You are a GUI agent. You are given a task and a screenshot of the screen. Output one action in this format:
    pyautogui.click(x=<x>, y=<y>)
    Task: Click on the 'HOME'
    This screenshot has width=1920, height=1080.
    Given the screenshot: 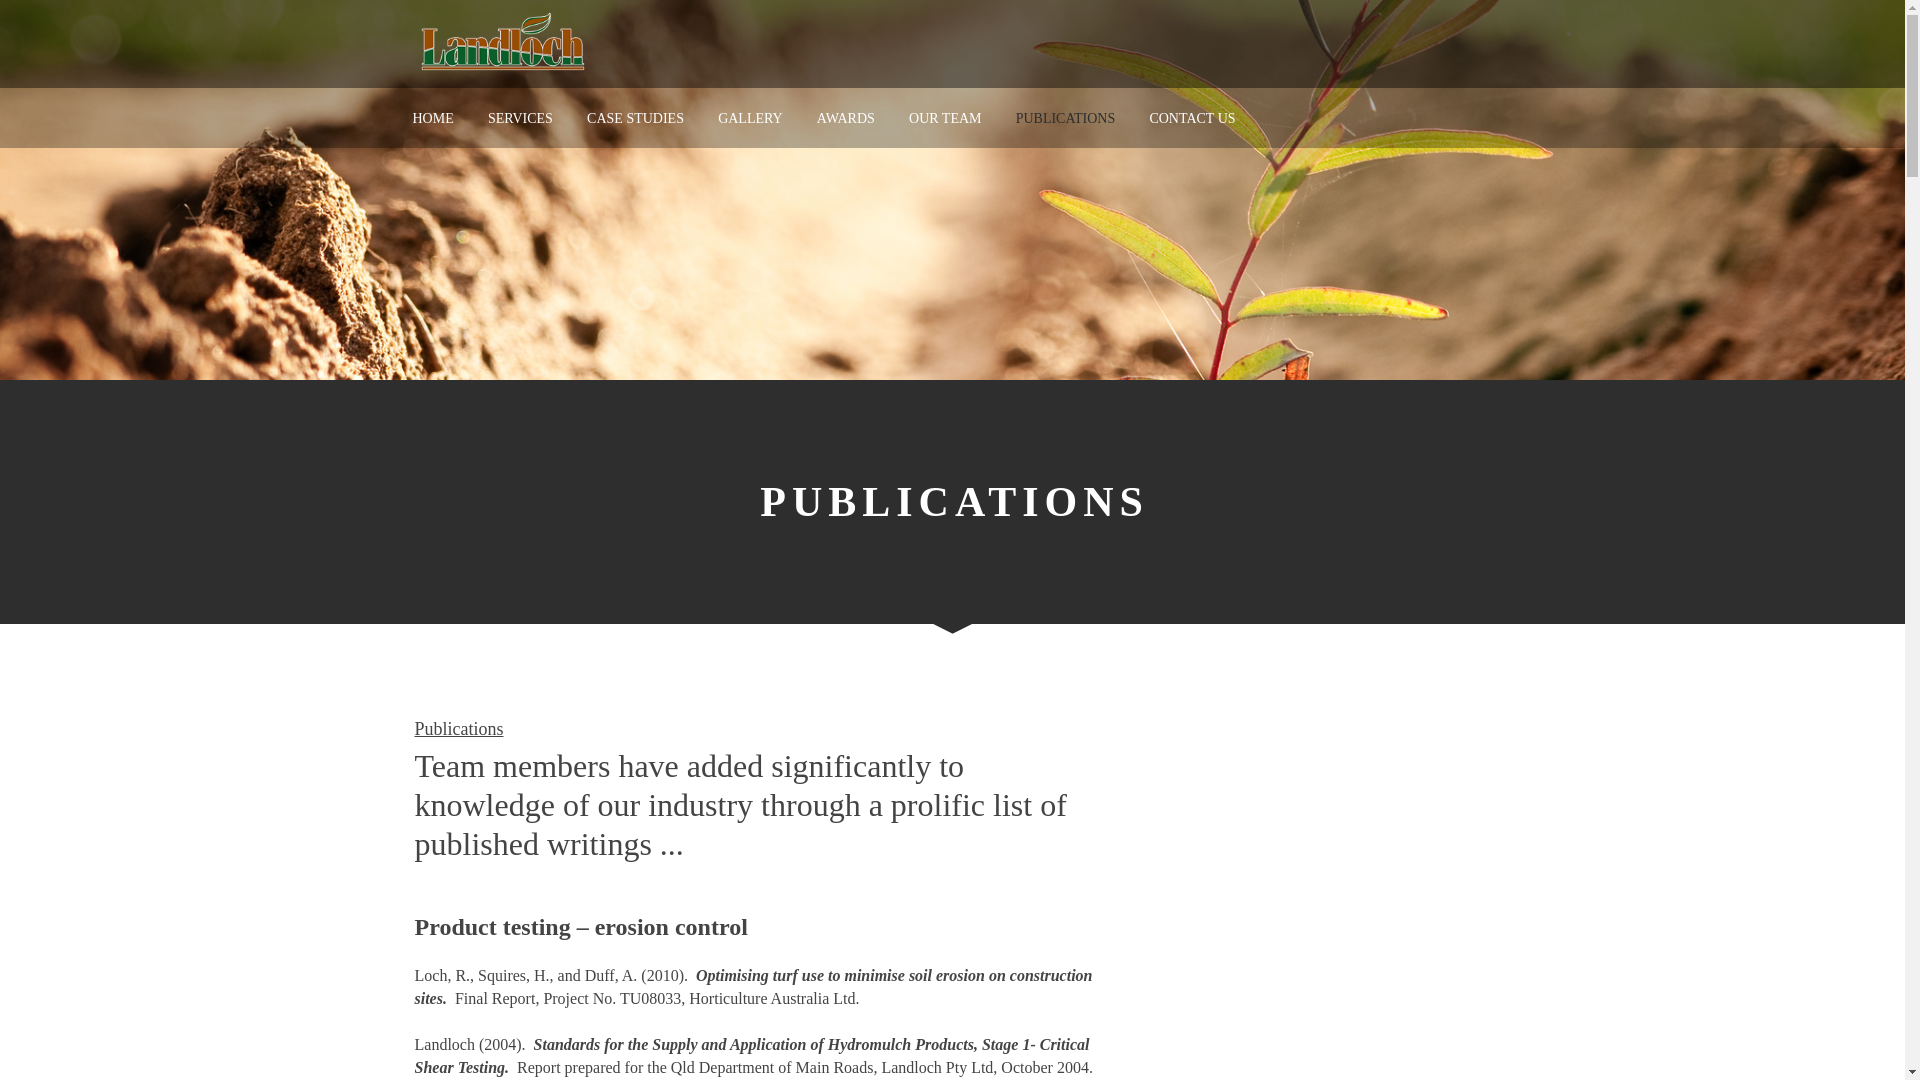 What is the action you would take?
    pyautogui.click(x=411, y=118)
    